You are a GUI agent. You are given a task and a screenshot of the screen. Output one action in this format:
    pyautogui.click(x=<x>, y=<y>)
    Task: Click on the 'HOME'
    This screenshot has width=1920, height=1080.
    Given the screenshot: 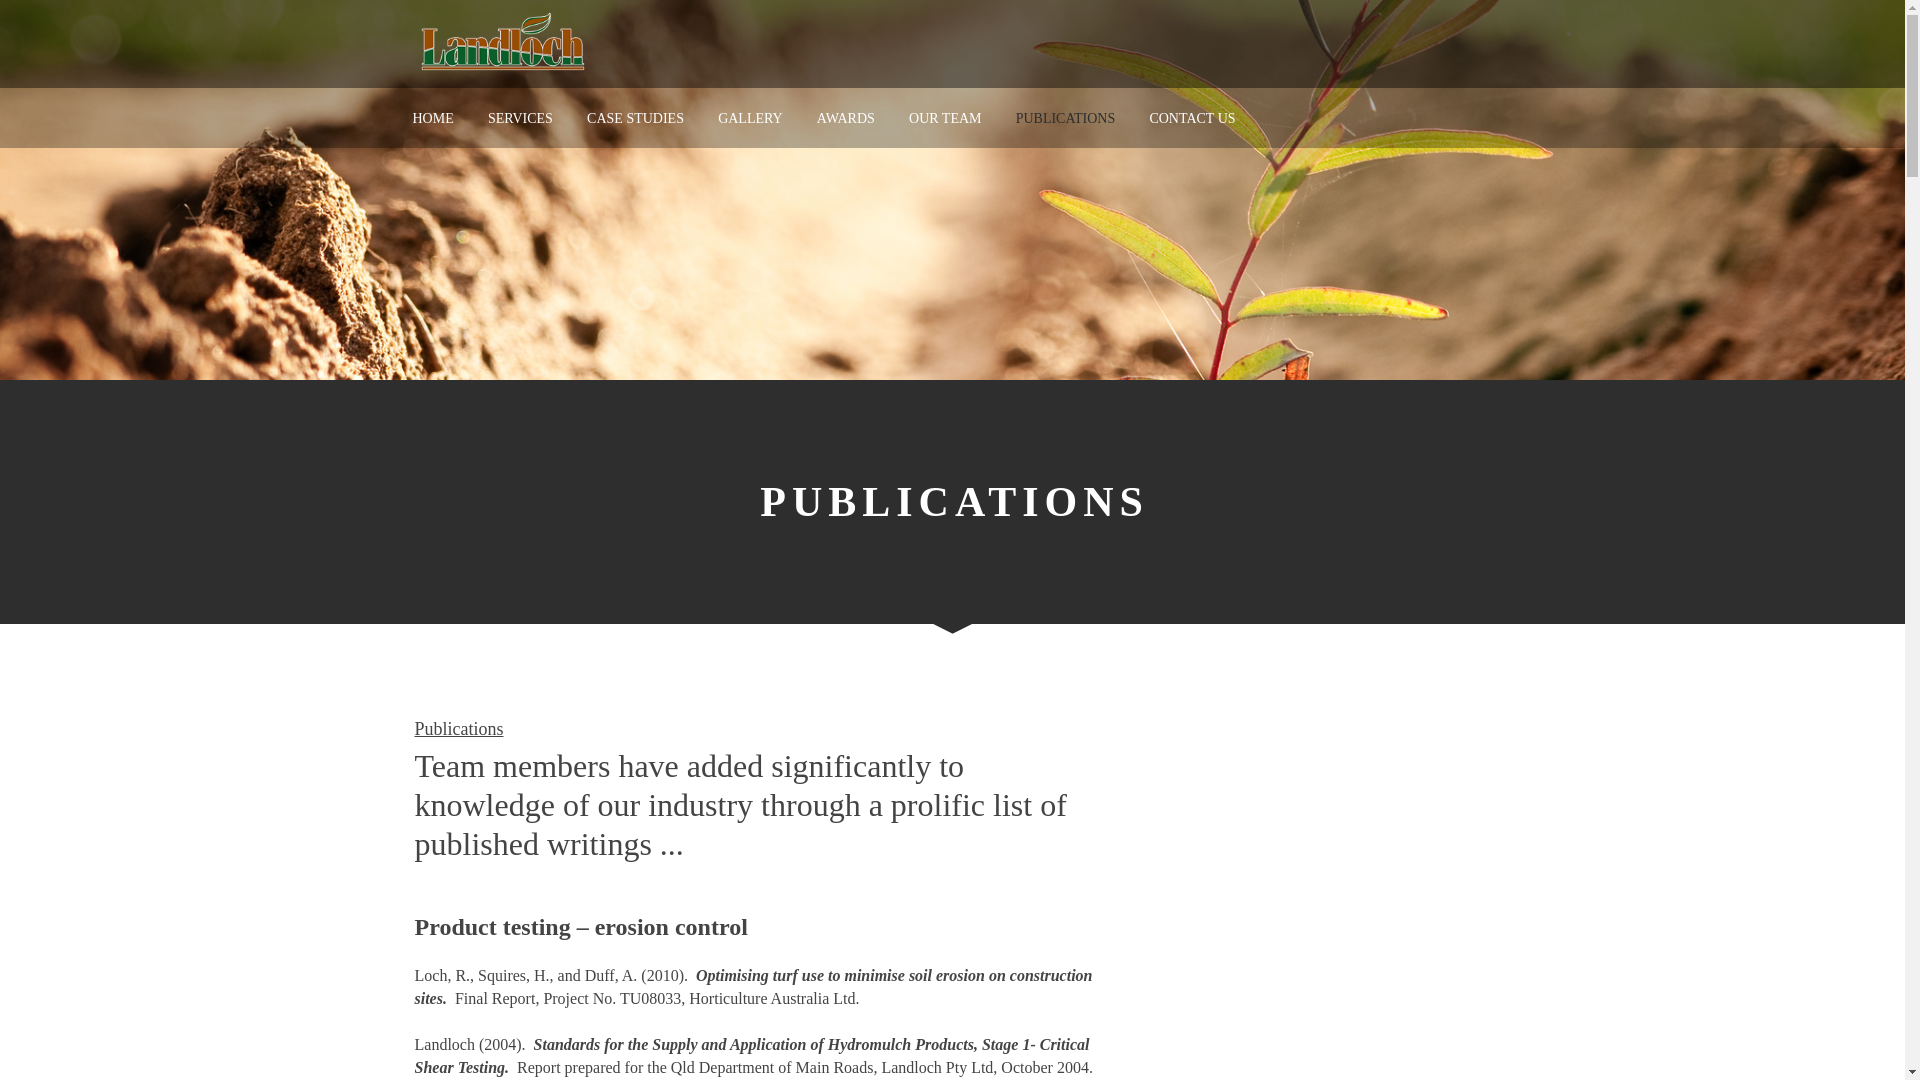 What is the action you would take?
    pyautogui.click(x=411, y=118)
    